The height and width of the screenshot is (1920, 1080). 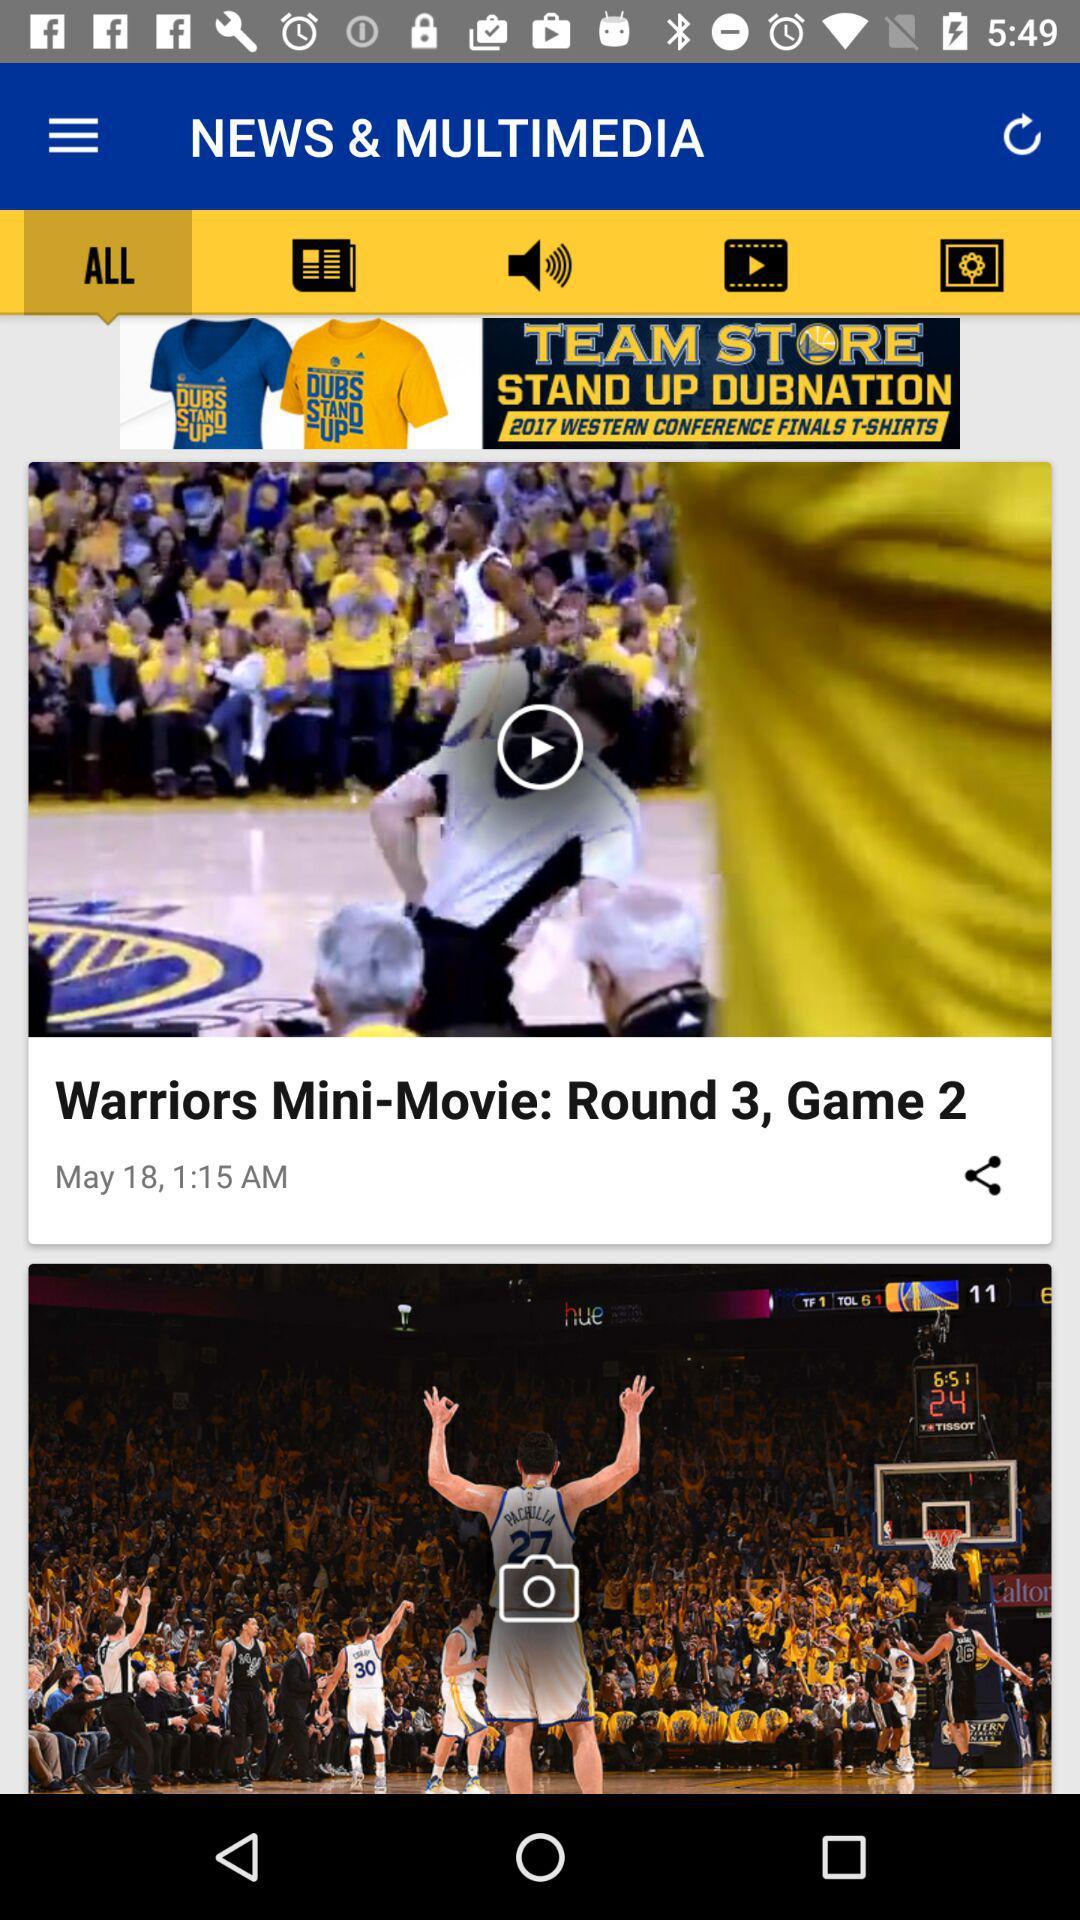 What do you see at coordinates (981, 1175) in the screenshot?
I see `the icon below warriors mini movie` at bounding box center [981, 1175].